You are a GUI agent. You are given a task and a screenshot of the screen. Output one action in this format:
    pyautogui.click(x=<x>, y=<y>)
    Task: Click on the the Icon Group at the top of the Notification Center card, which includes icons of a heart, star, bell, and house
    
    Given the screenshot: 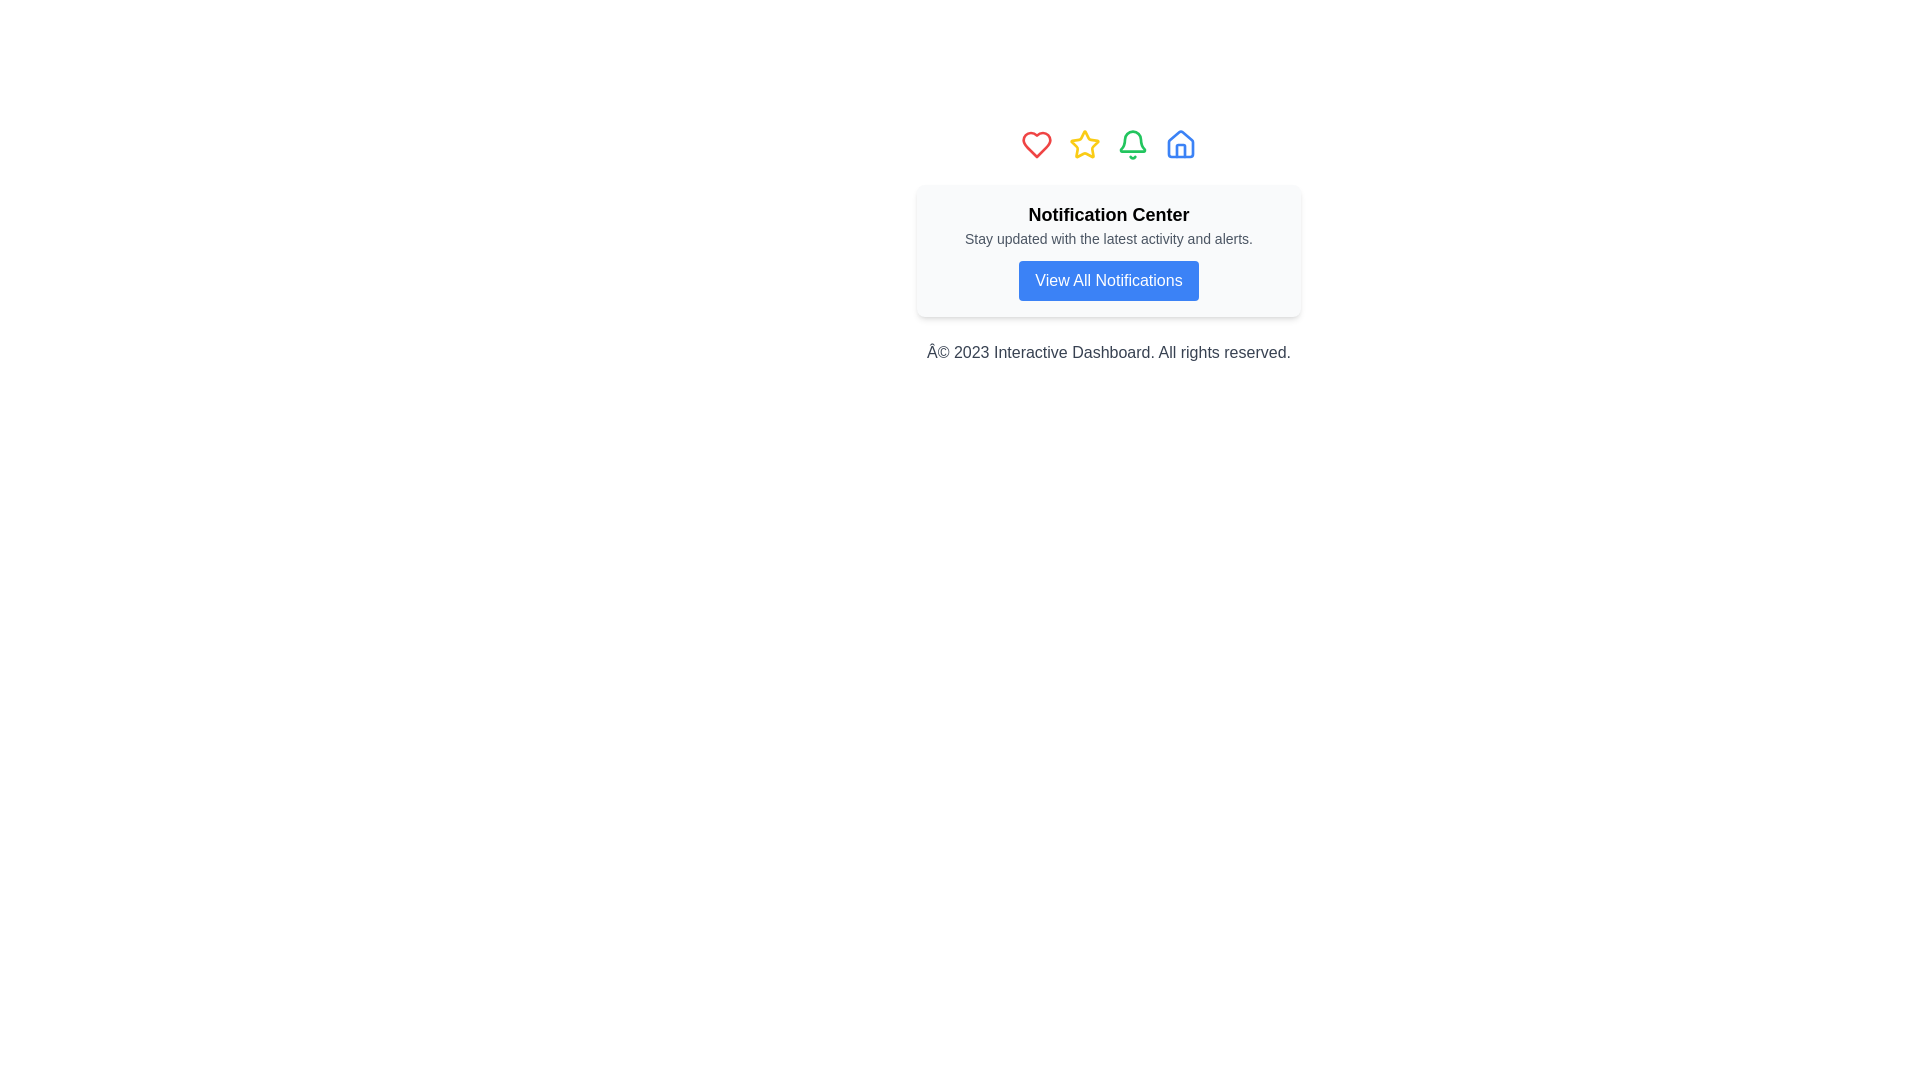 What is the action you would take?
    pyautogui.click(x=1107, y=144)
    